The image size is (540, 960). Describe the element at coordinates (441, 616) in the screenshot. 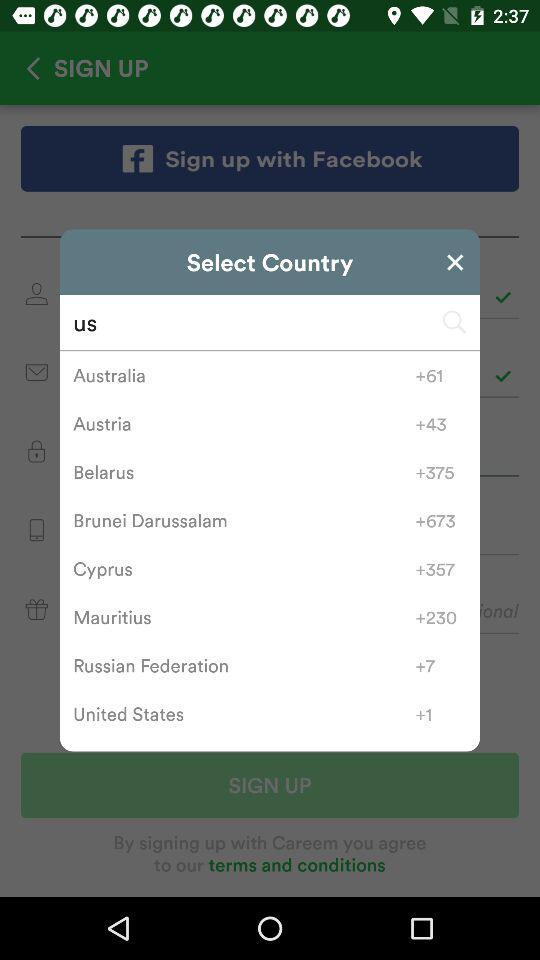

I see `the icon to the right of the mauritius` at that location.